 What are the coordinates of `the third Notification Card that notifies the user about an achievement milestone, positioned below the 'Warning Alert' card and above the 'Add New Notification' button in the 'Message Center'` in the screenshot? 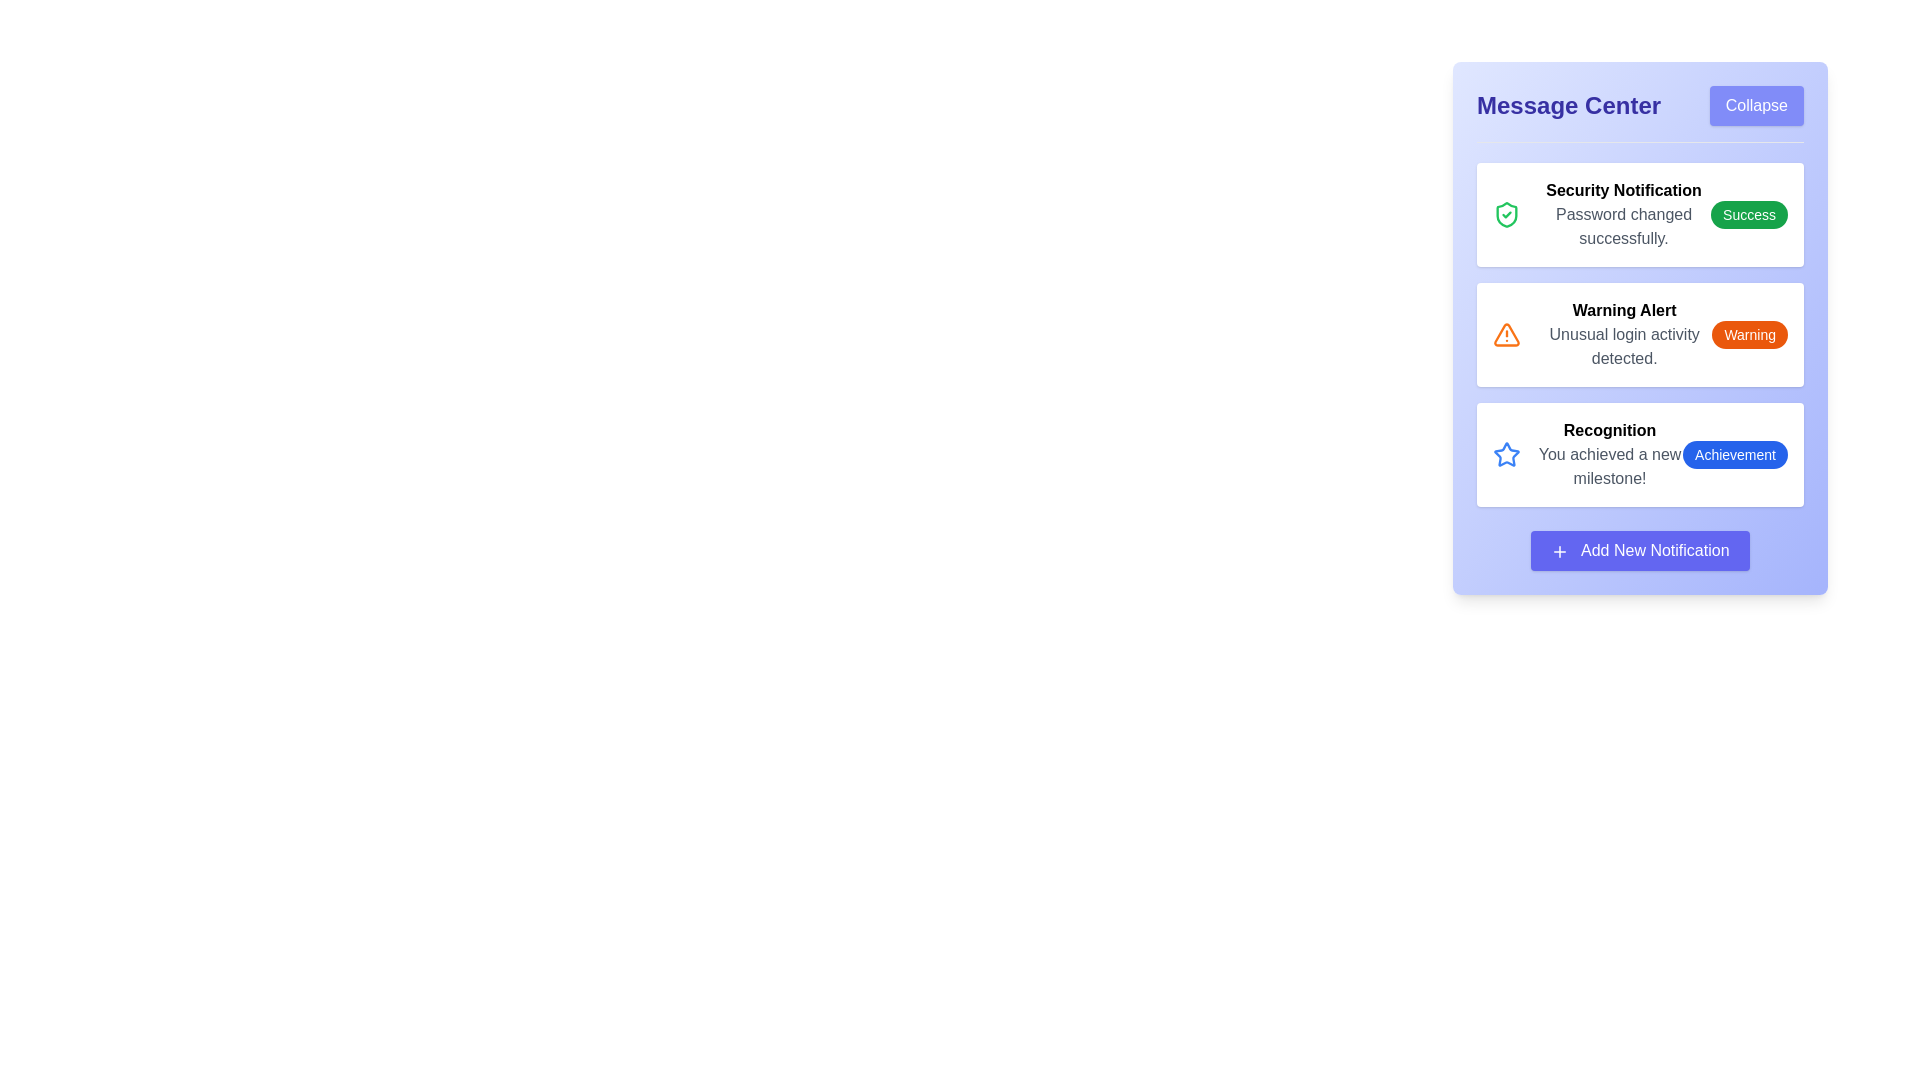 It's located at (1640, 455).